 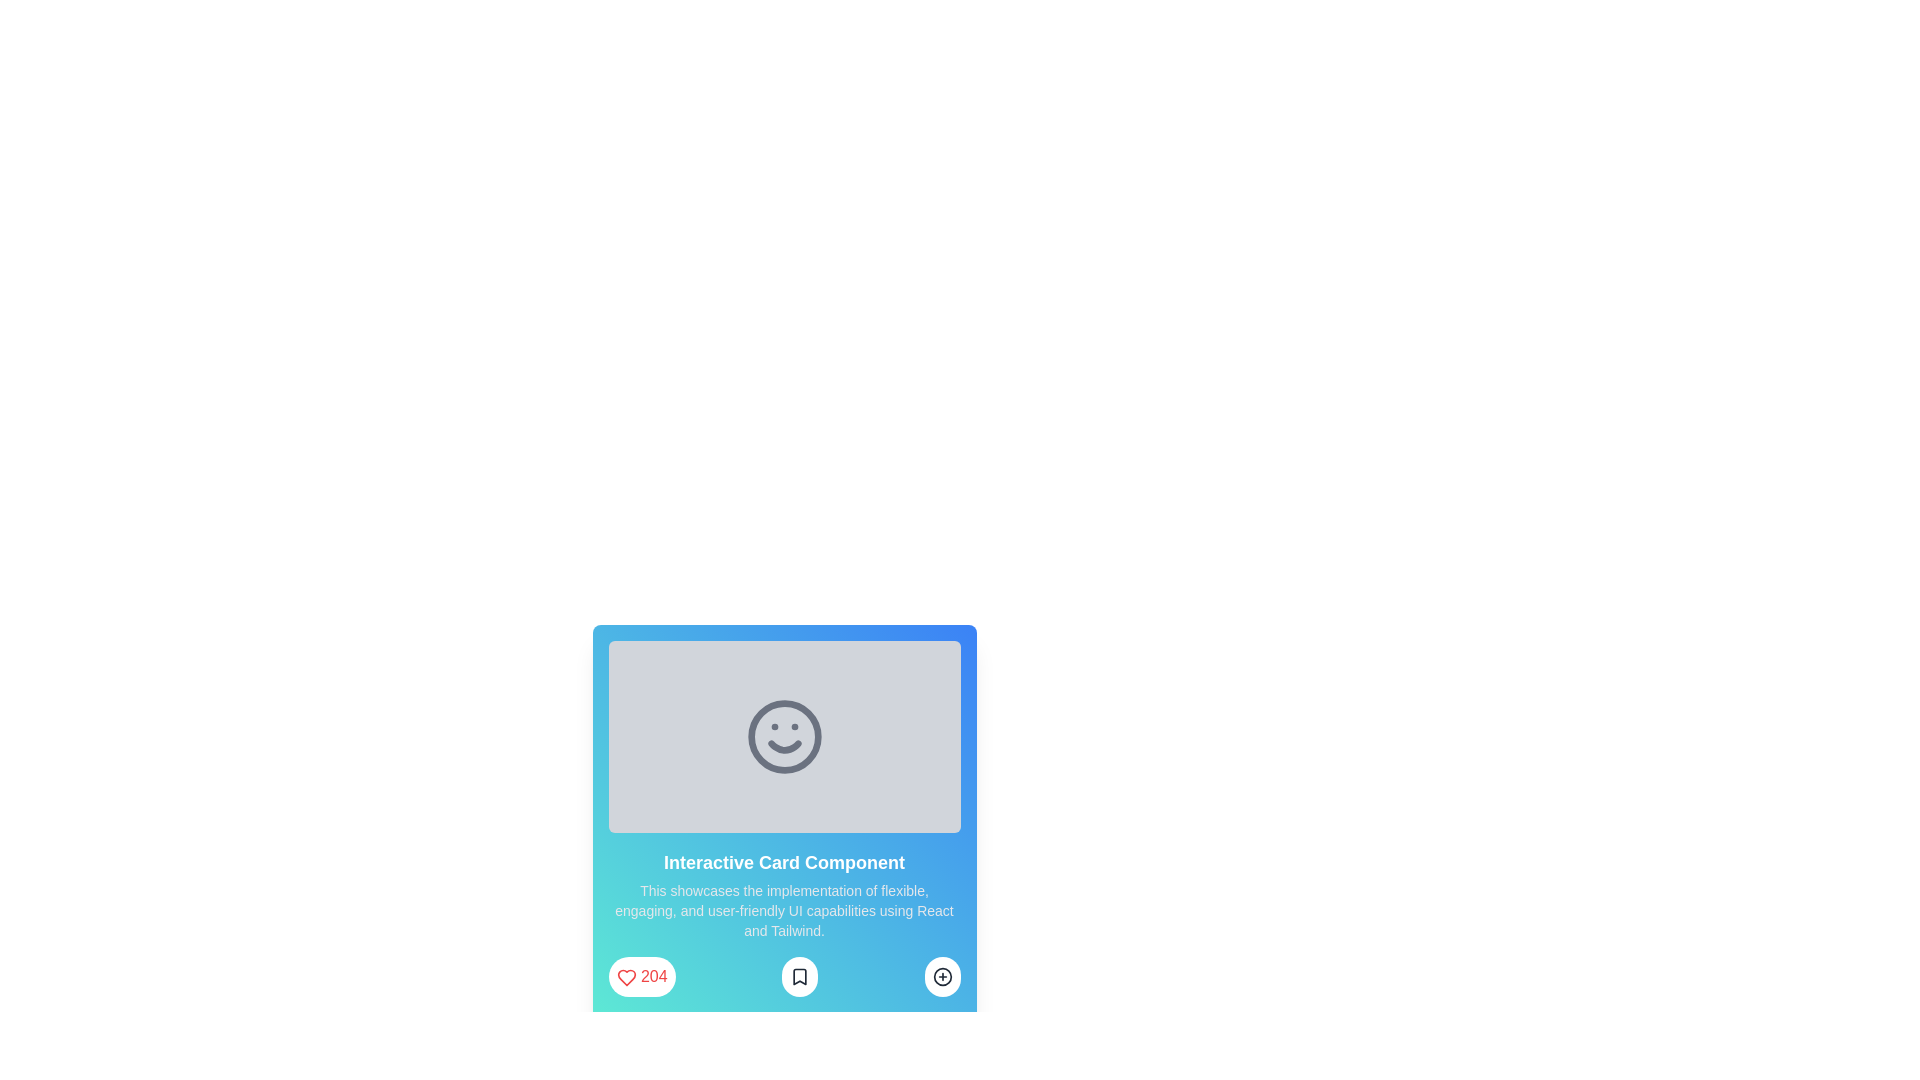 What do you see at coordinates (625, 976) in the screenshot?
I see `the 'like' or 'favorite' icon located at the bottom-left area of the interactive card UI component, which is adjacent to the text label '204'` at bounding box center [625, 976].